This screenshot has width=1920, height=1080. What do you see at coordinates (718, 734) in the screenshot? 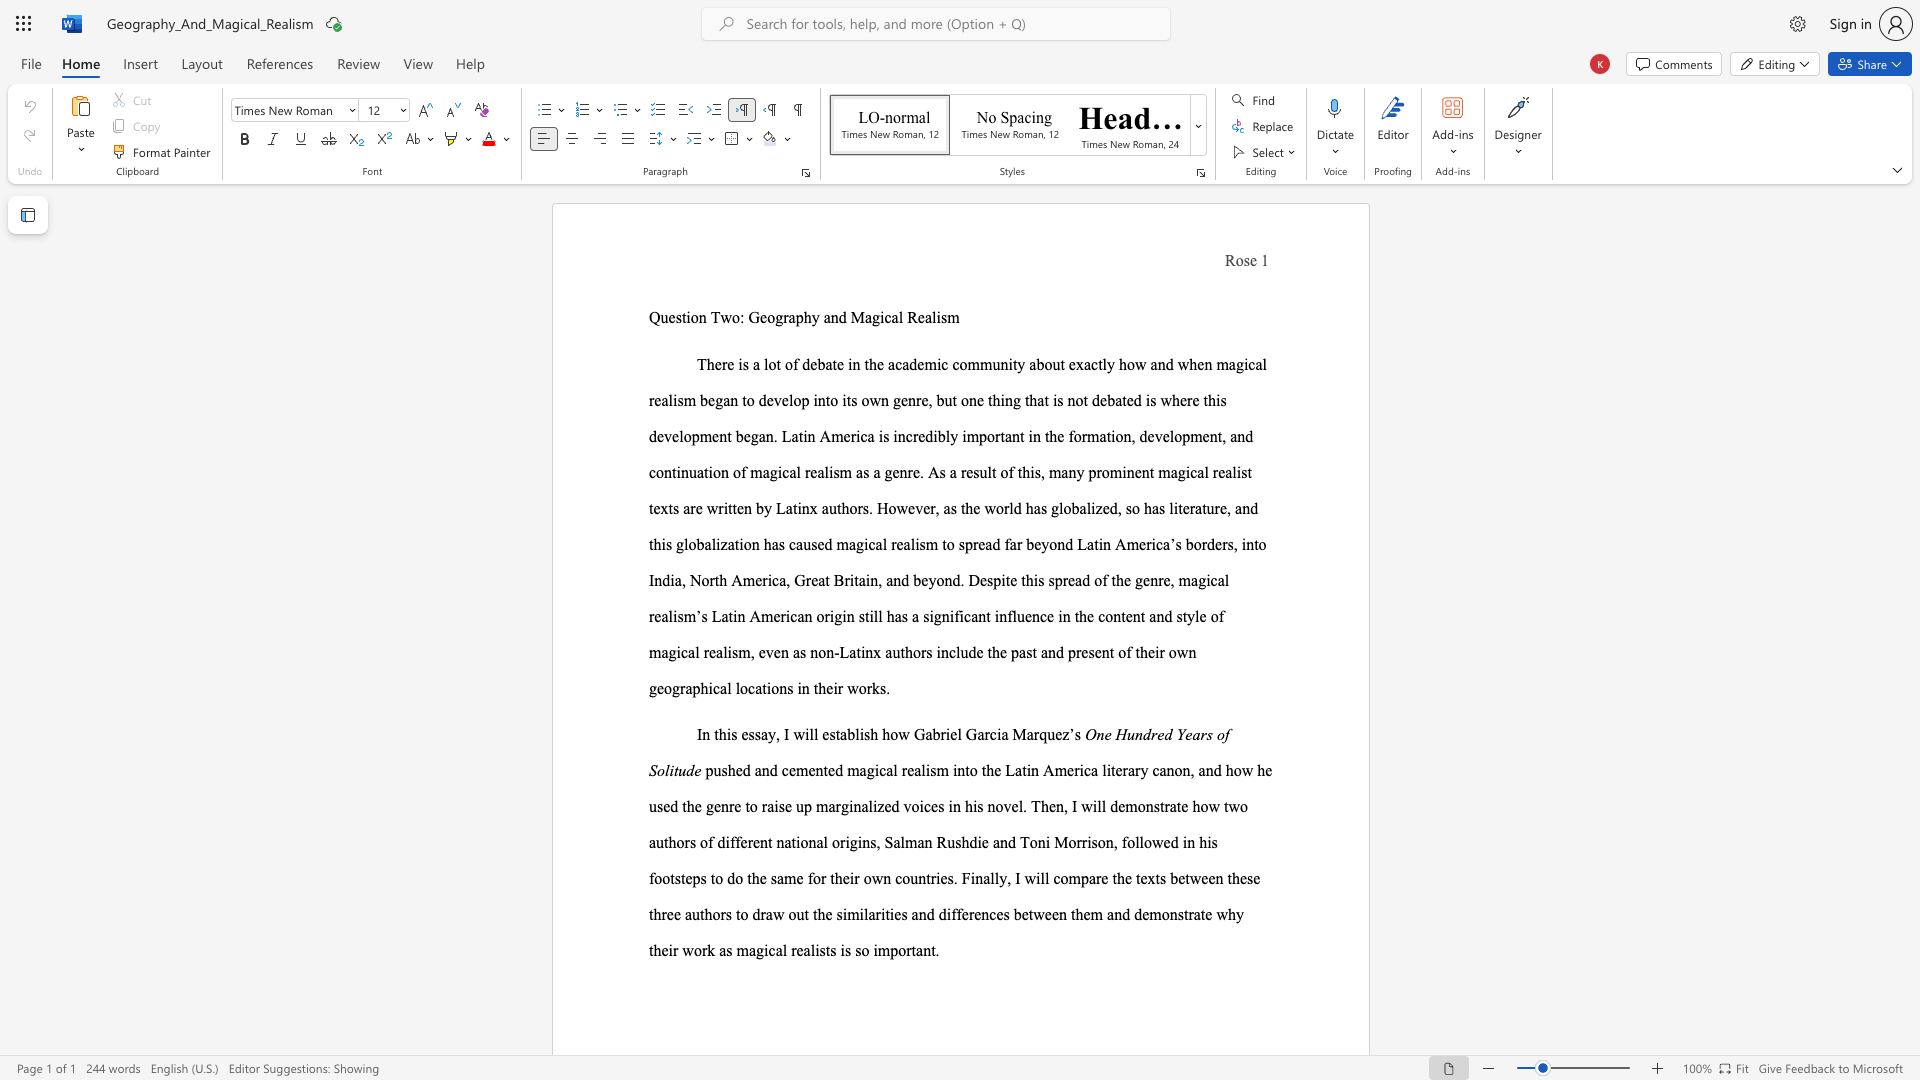
I see `the subset text "his es" within the text "In this essay, I will"` at bounding box center [718, 734].